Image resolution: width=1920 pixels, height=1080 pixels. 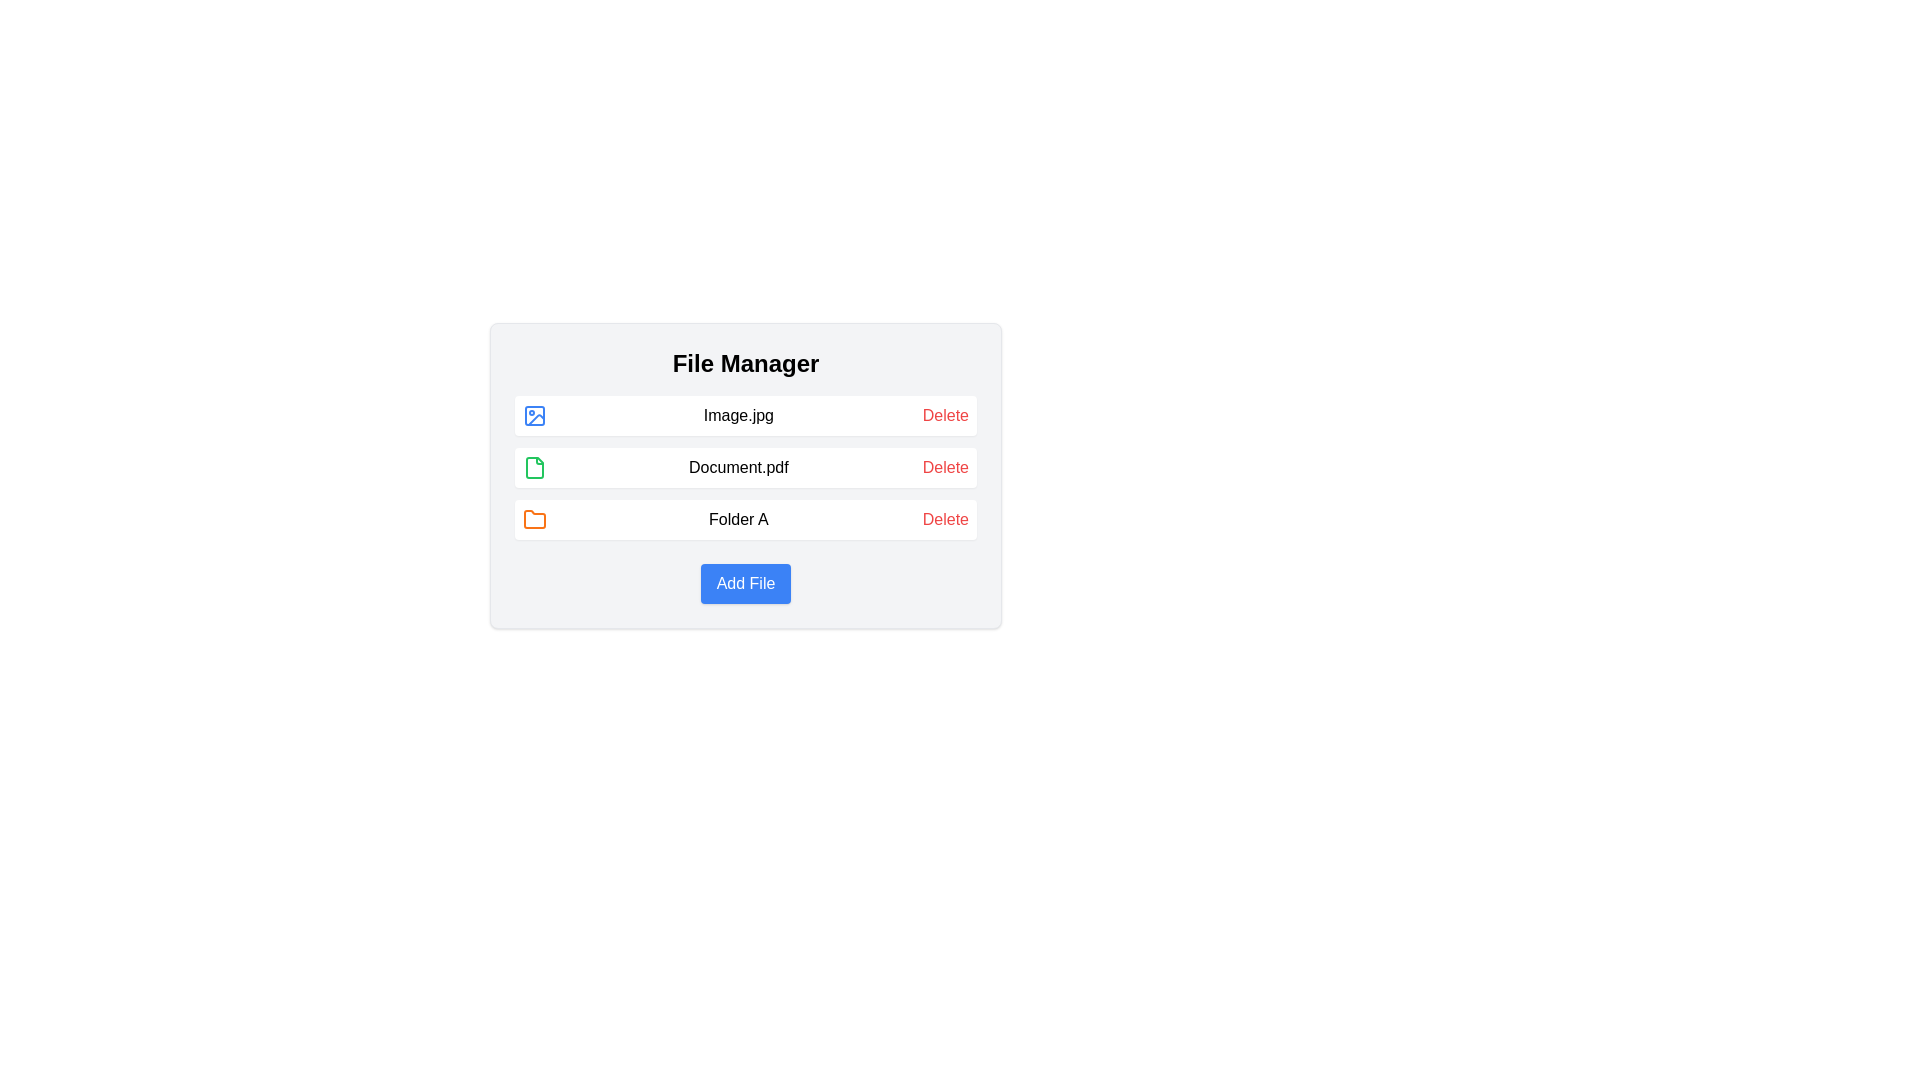 I want to click on the folder icon located at the far left of the 'Folder A' row in the list of file items within the 'File Manager' component, so click(x=534, y=519).